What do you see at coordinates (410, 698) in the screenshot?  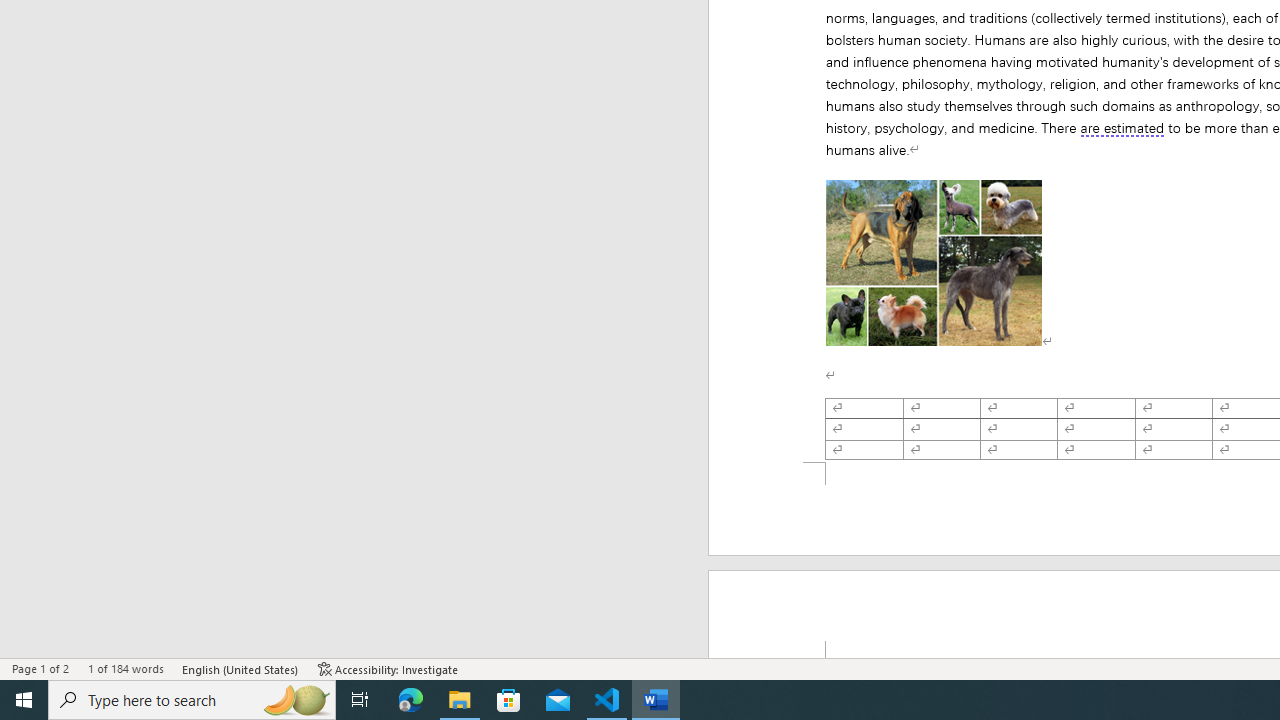 I see `'Microsoft Edge'` at bounding box center [410, 698].